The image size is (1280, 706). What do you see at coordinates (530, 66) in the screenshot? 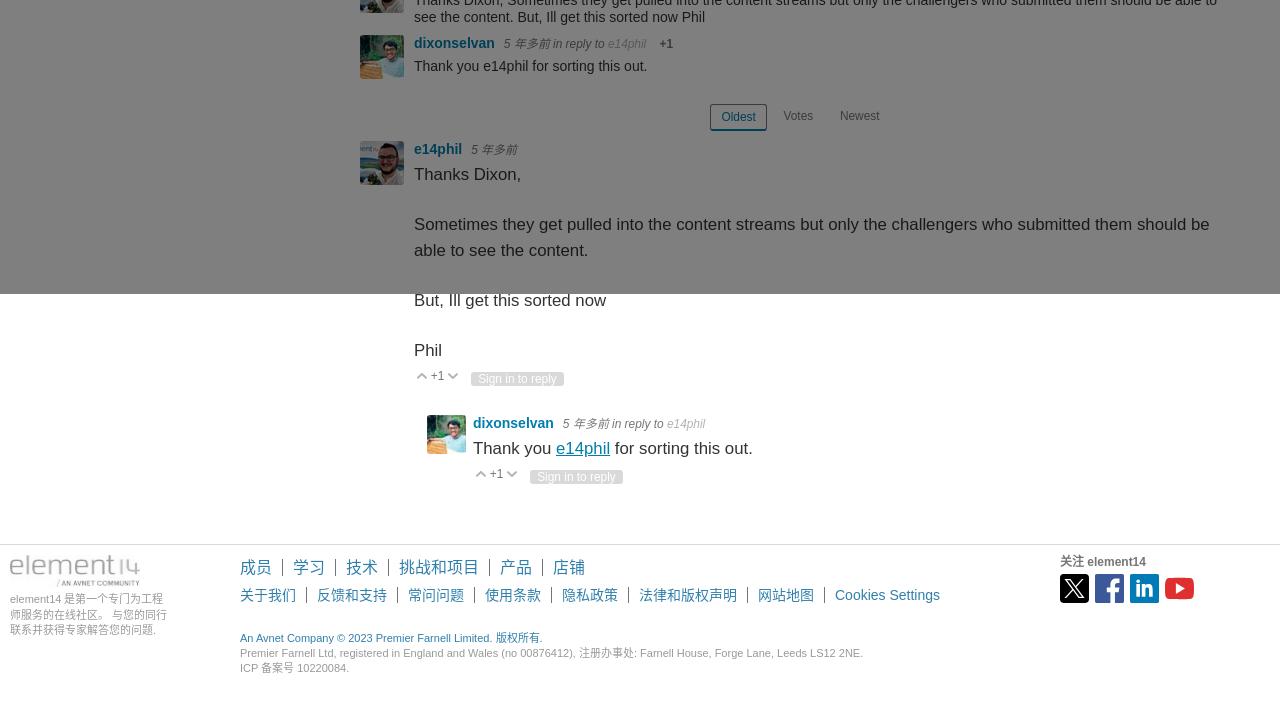
I see `'Thank you e14phil for sorting this out.'` at bounding box center [530, 66].